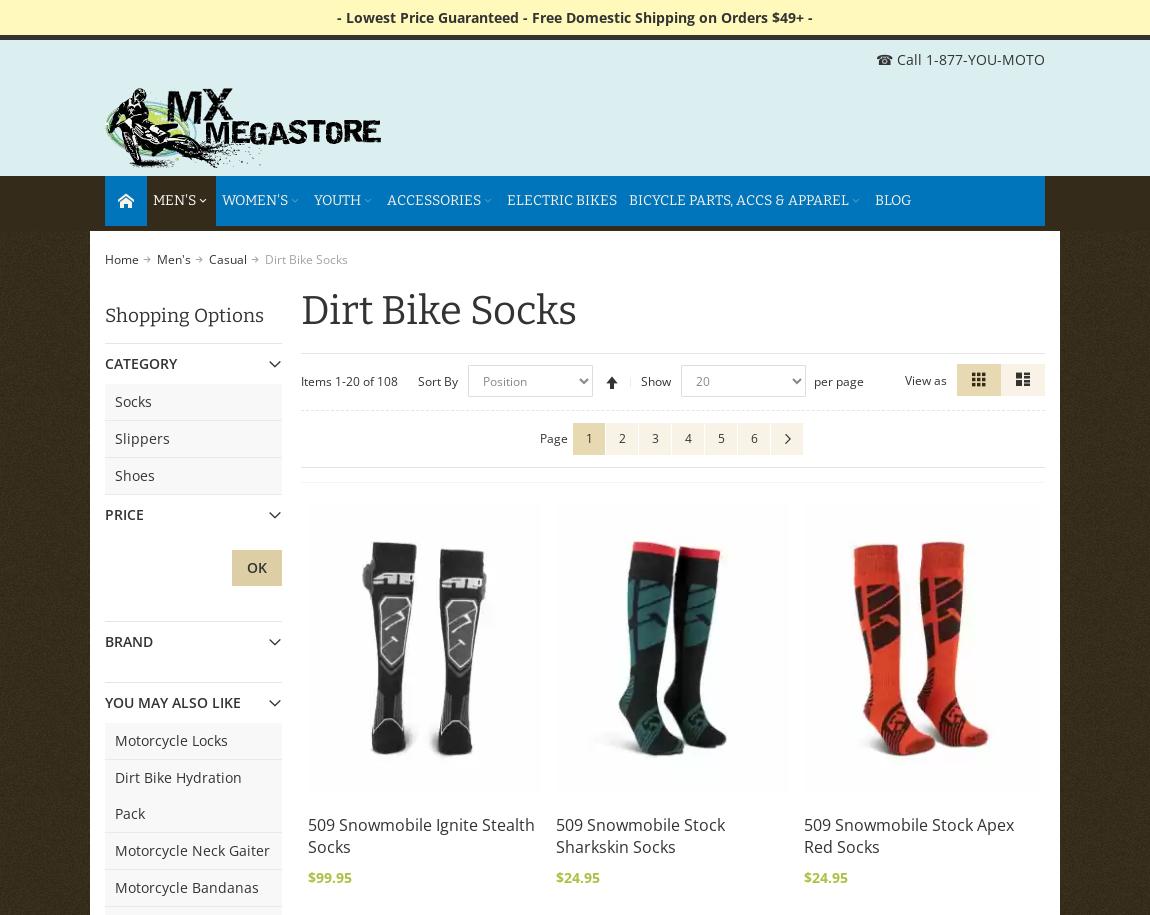  Describe the element at coordinates (892, 199) in the screenshot. I see `'Blog'` at that location.